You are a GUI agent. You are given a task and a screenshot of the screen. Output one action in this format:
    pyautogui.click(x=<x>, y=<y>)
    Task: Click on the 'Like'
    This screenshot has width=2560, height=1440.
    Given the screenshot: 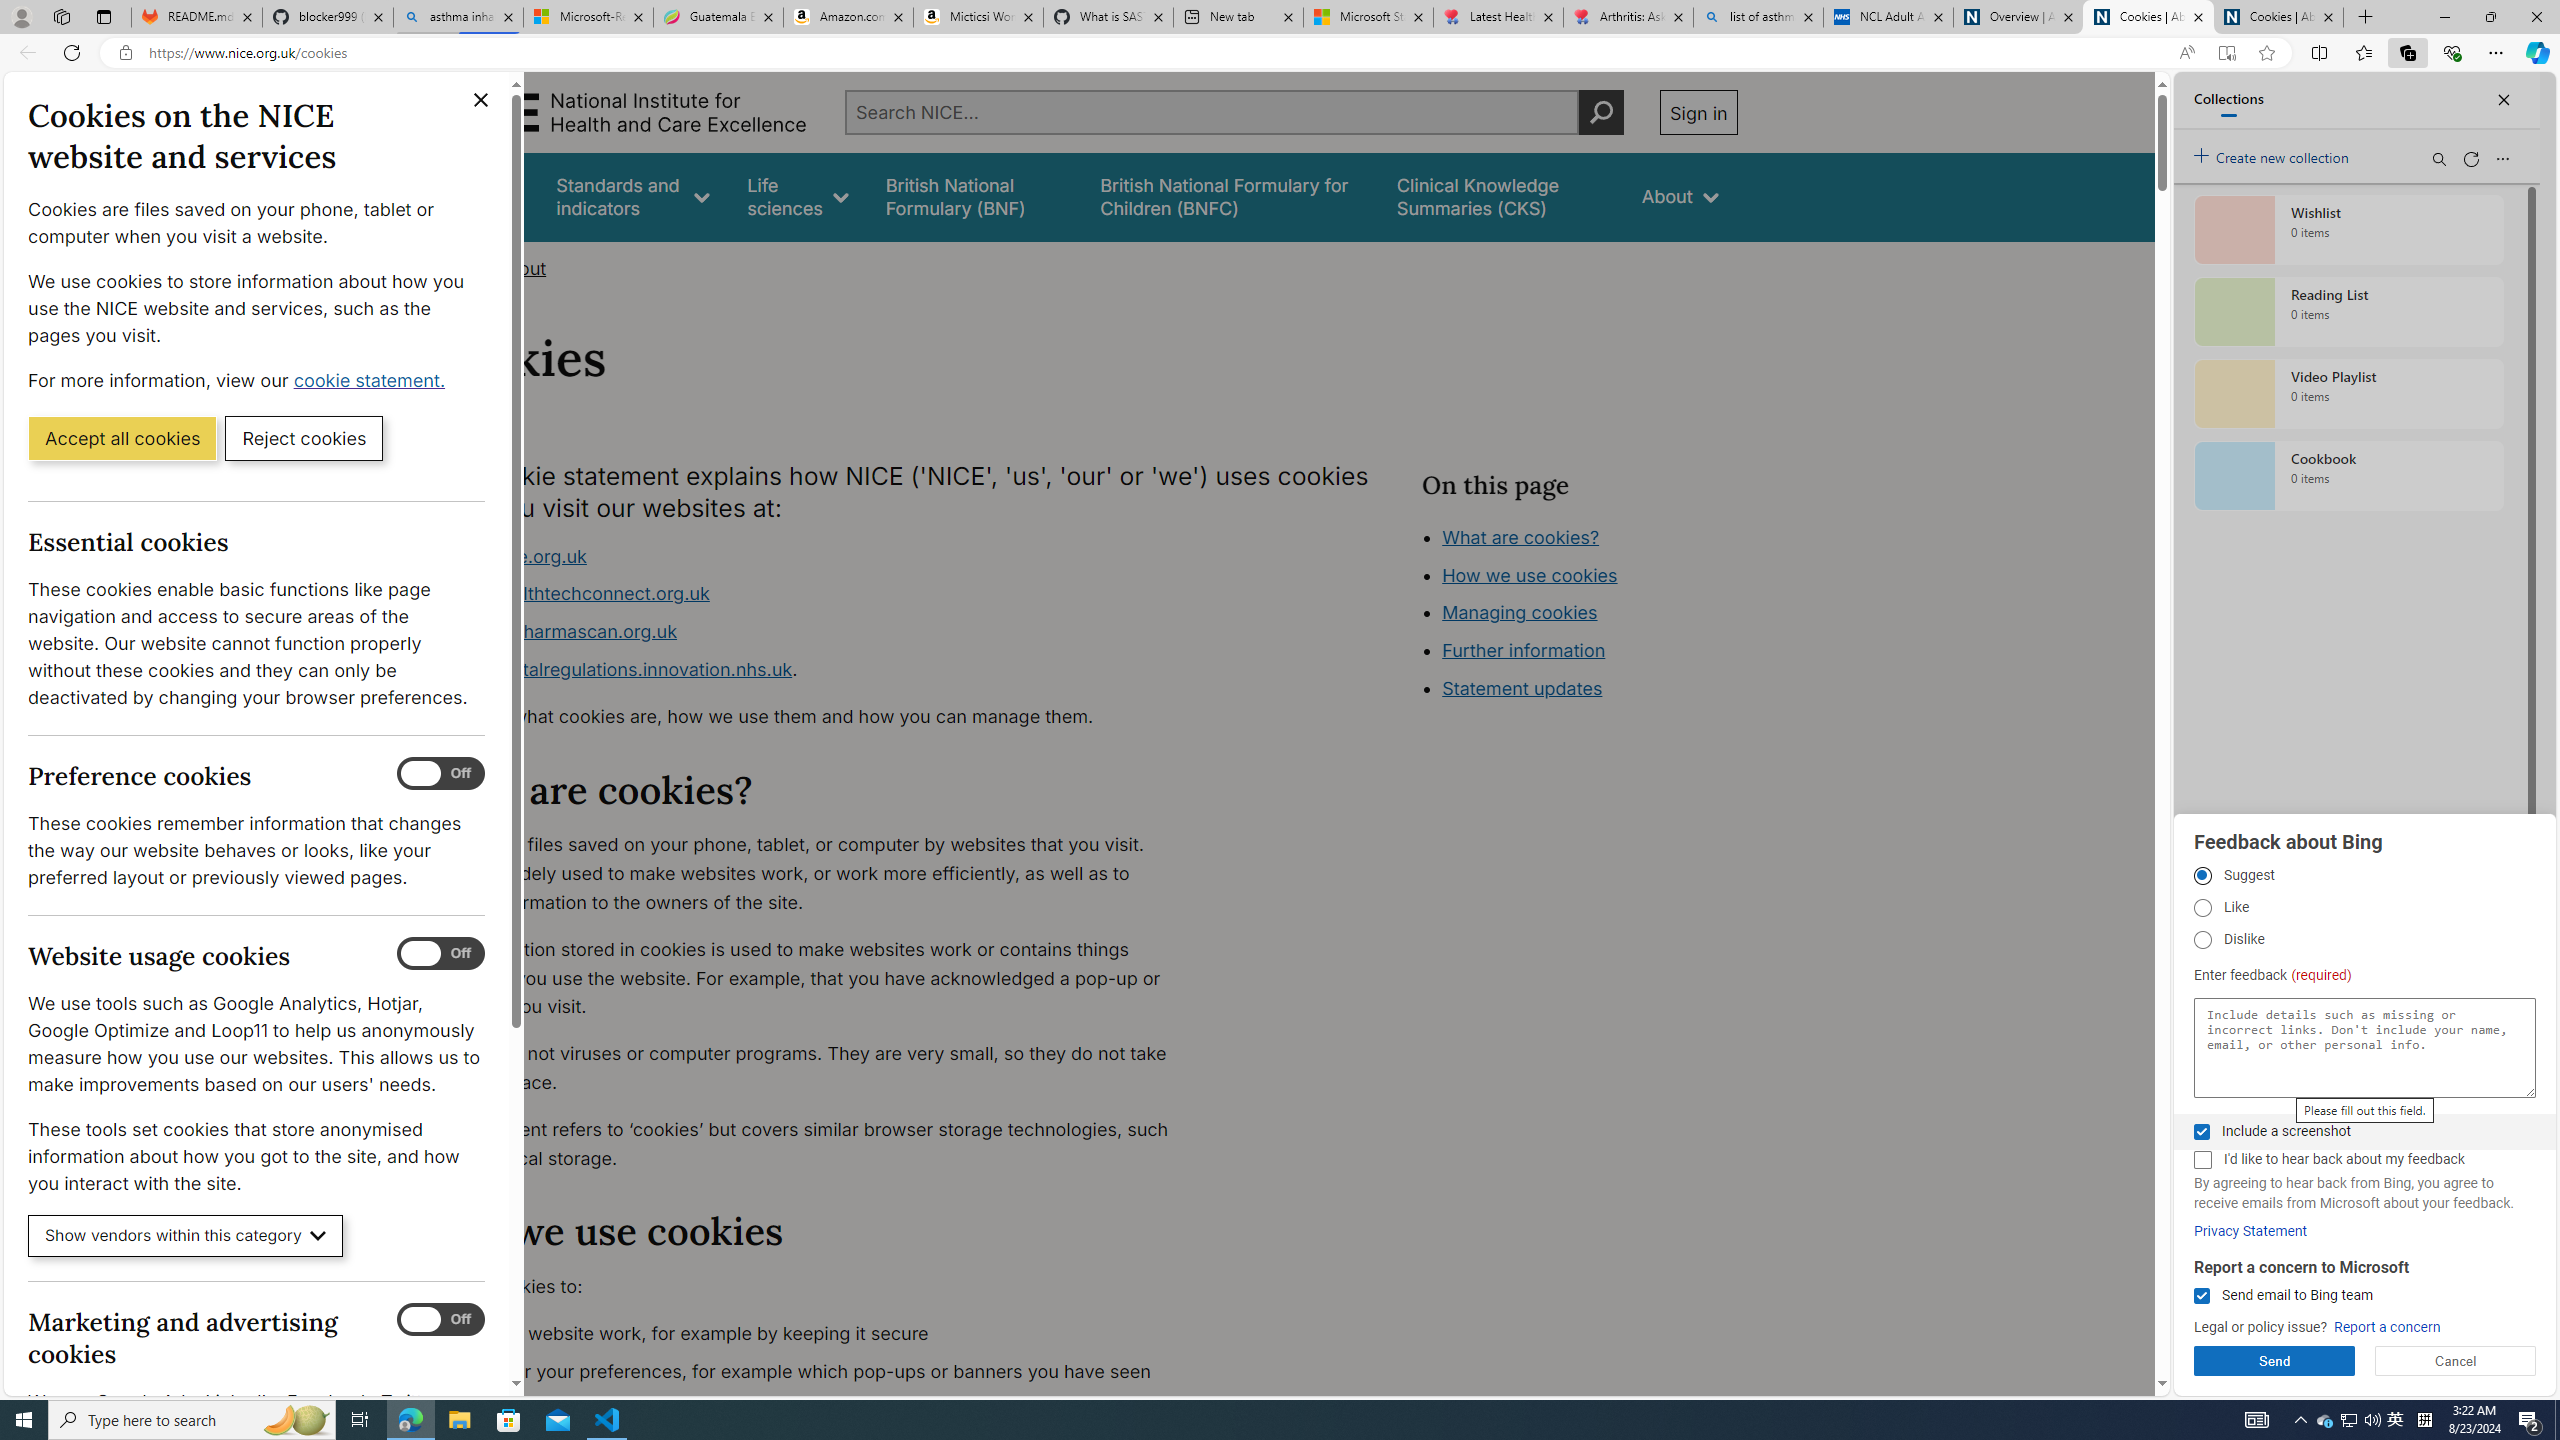 What is the action you would take?
    pyautogui.click(x=2201, y=907)
    